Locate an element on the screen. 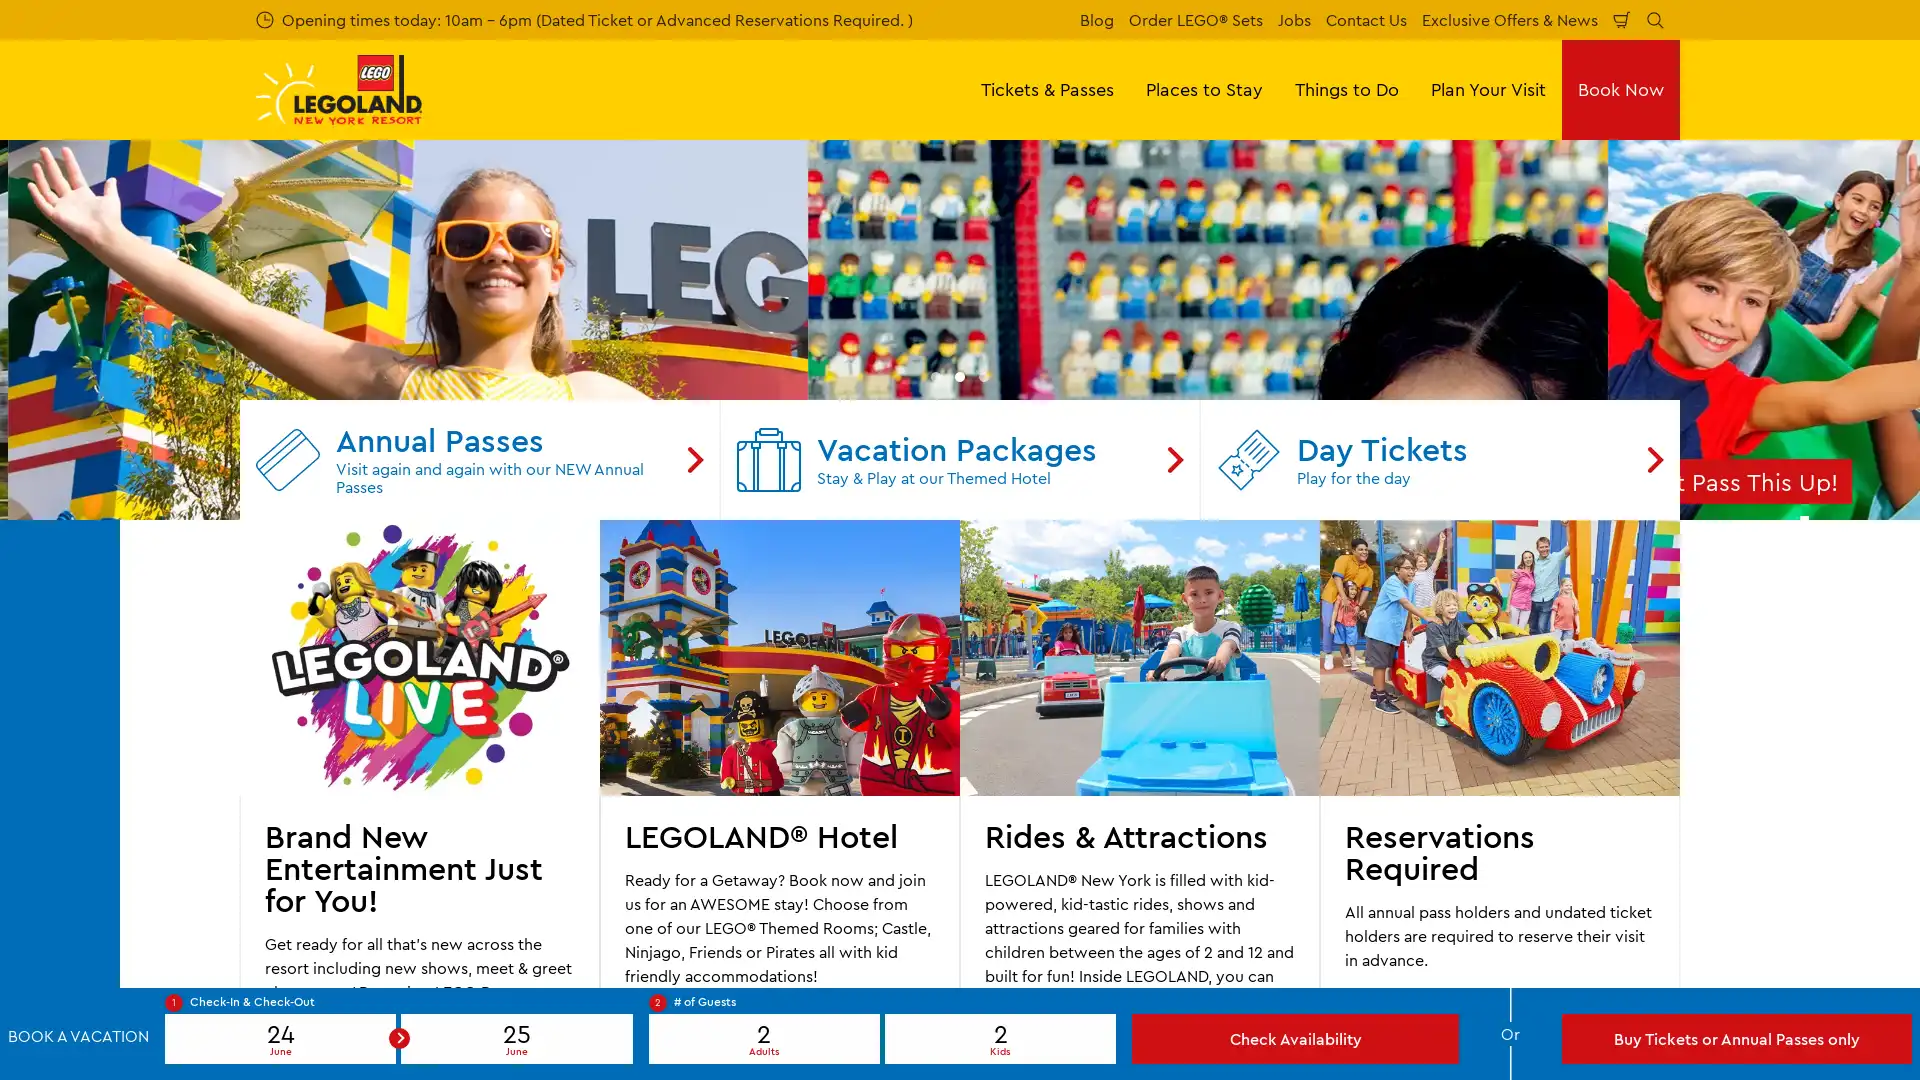 This screenshot has width=1920, height=1080. Go to slide 3 is located at coordinates (983, 774).